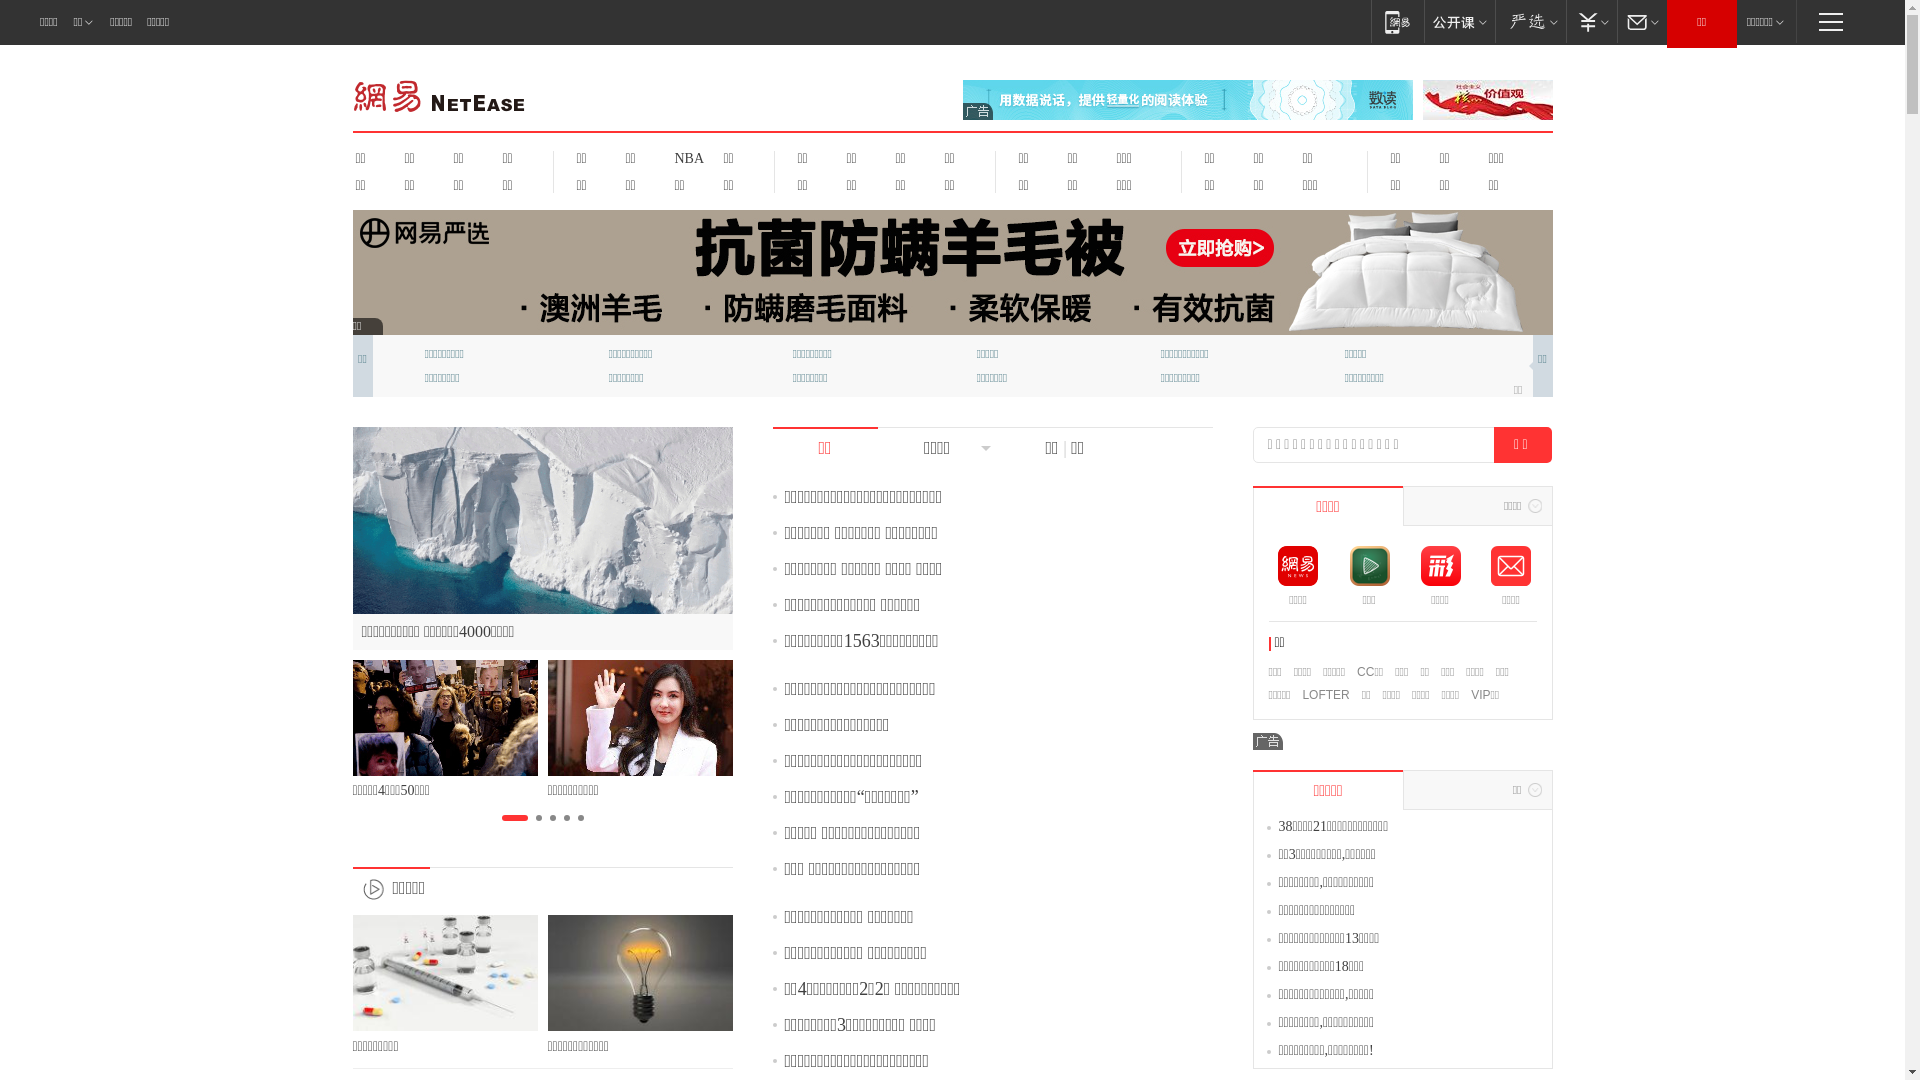  Describe the element at coordinates (1325, 693) in the screenshot. I see `'LOFTER'` at that location.